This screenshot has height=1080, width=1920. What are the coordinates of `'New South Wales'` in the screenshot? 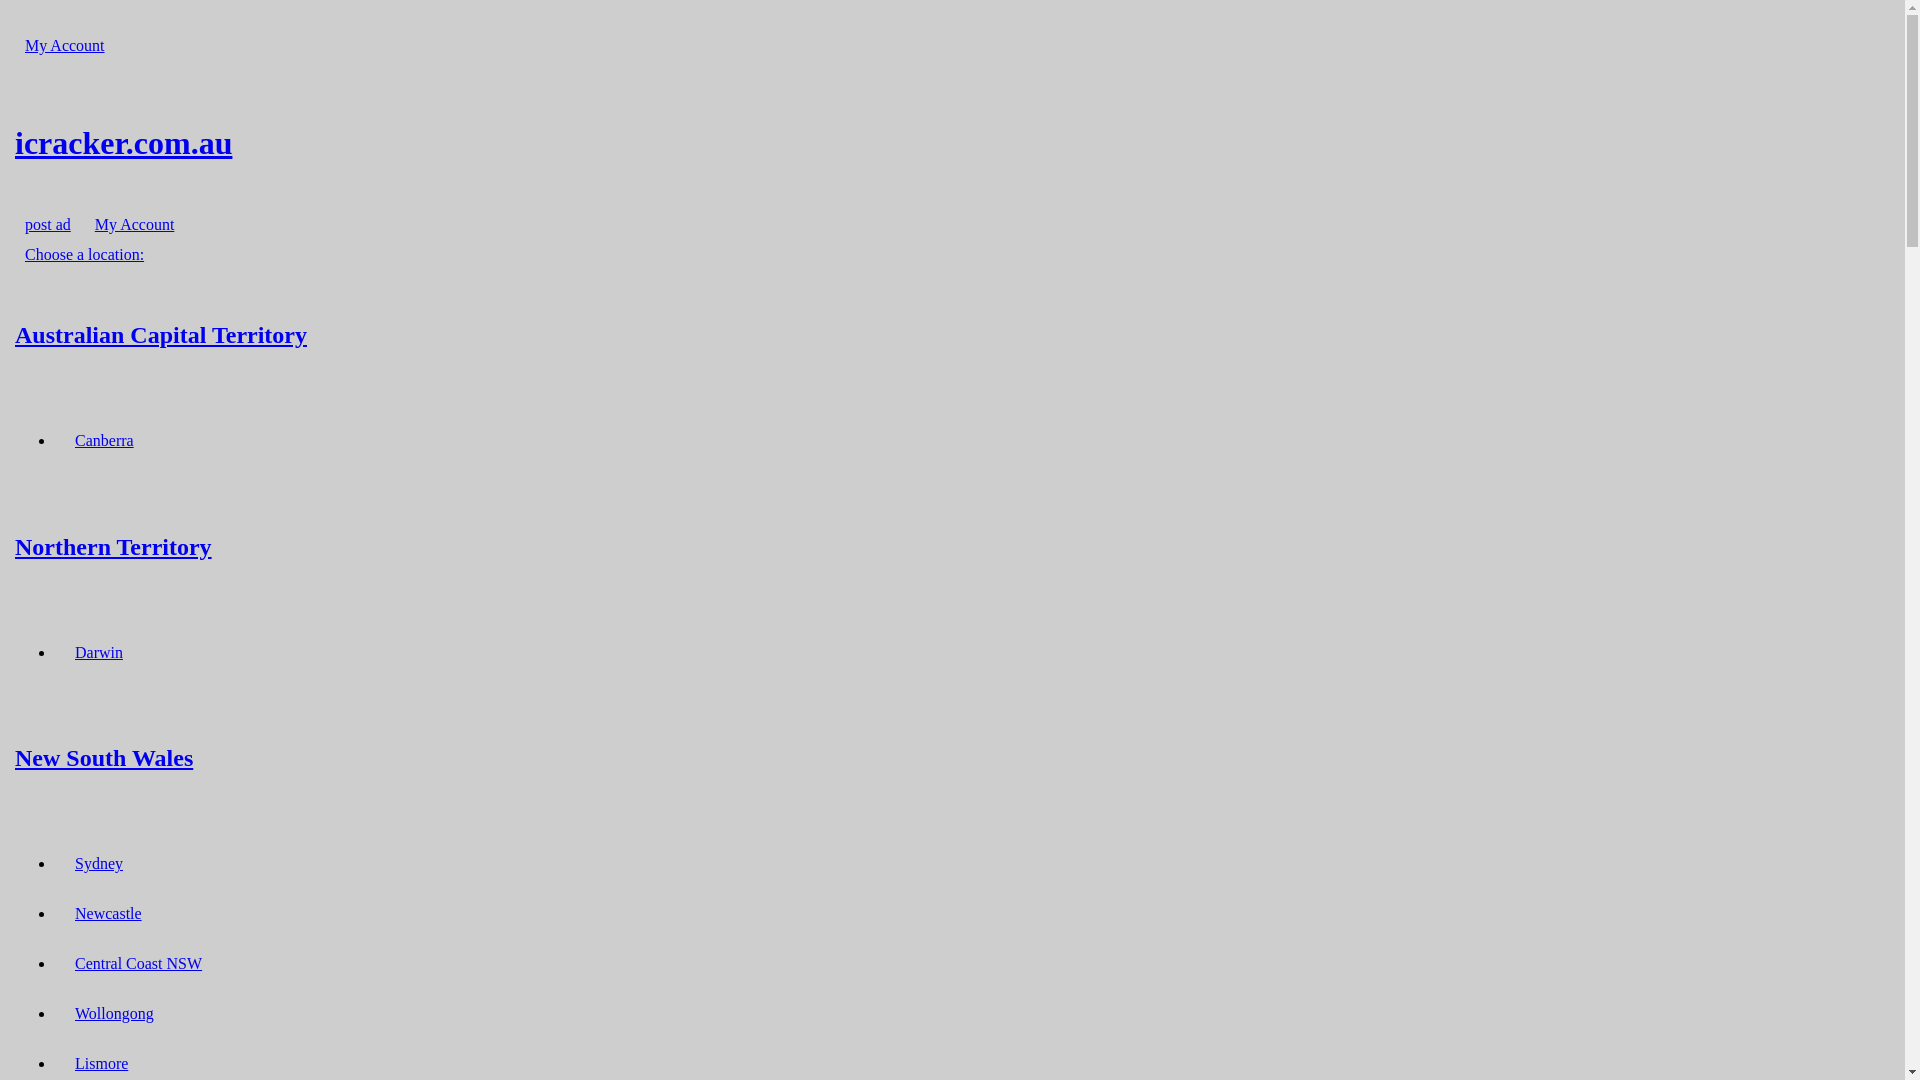 It's located at (14, 758).